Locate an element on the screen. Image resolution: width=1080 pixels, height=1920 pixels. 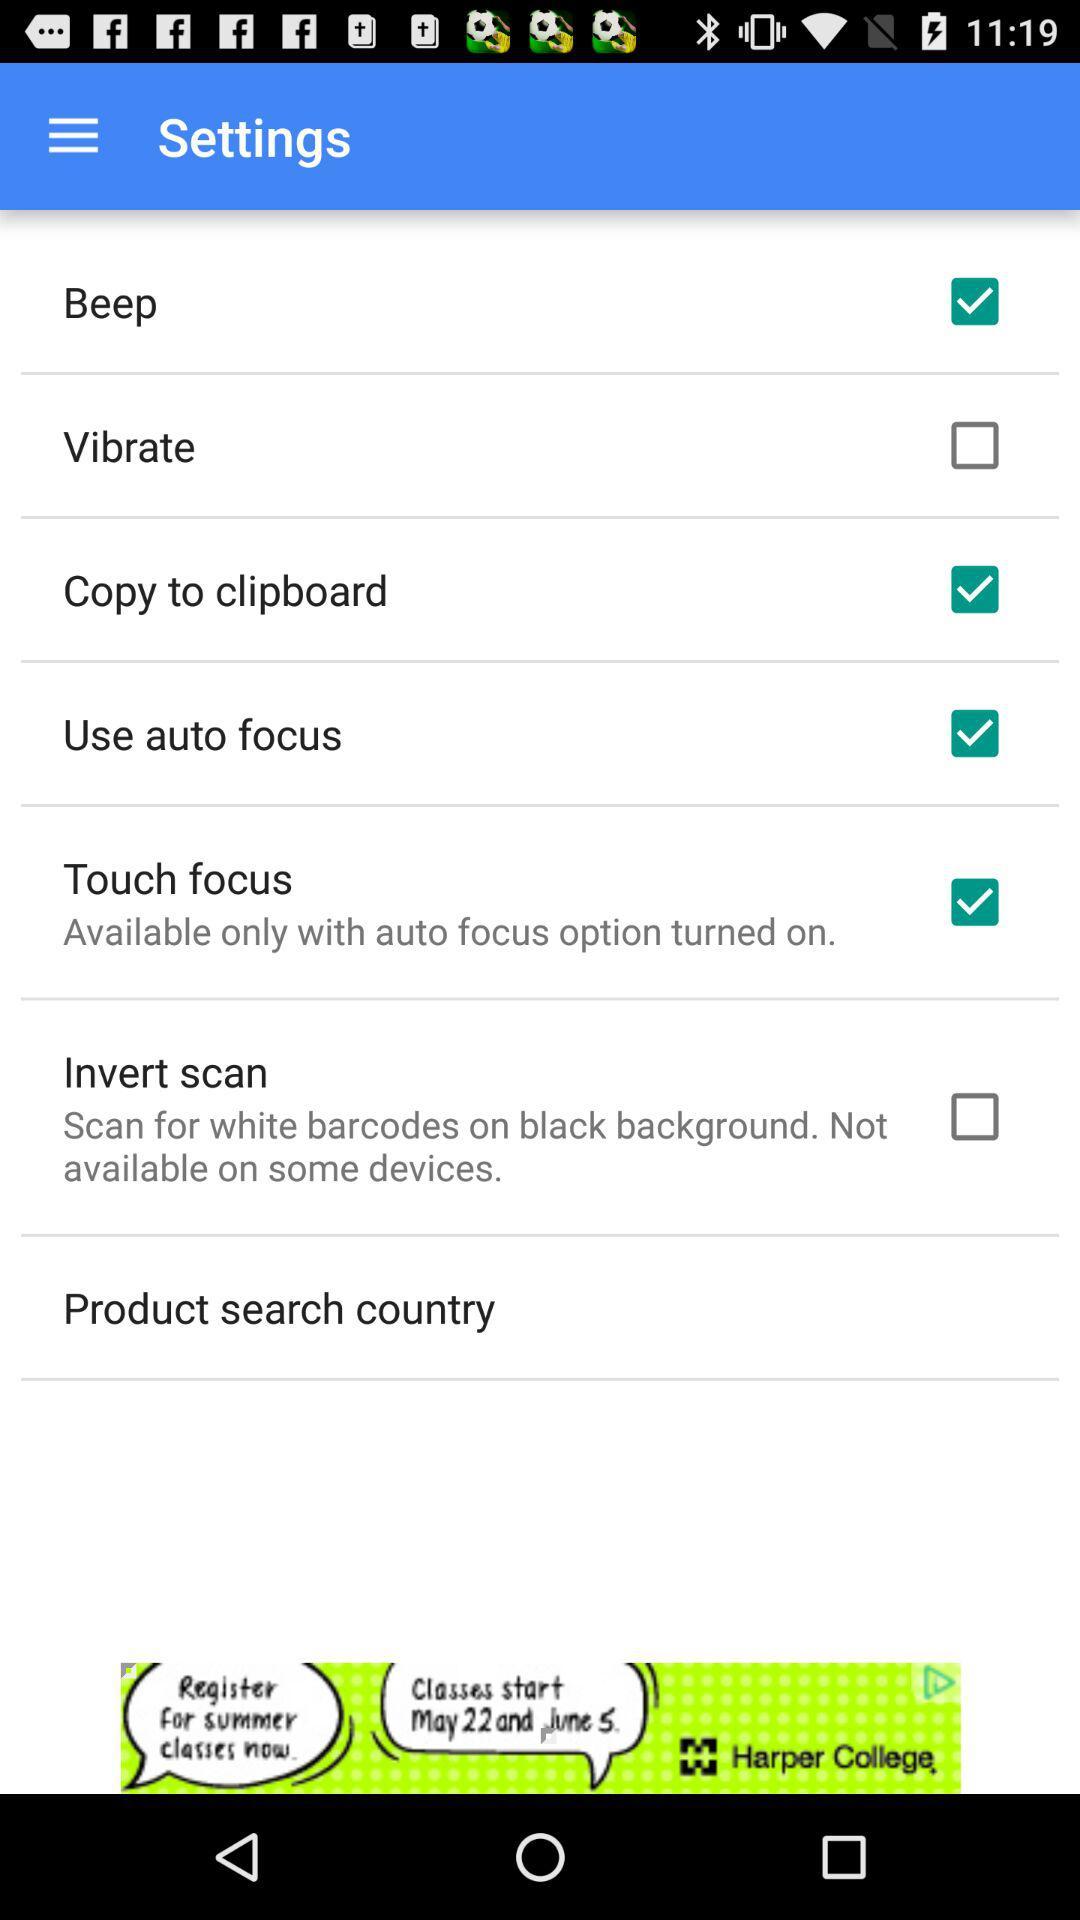
open advertisement is located at coordinates (540, 1727).